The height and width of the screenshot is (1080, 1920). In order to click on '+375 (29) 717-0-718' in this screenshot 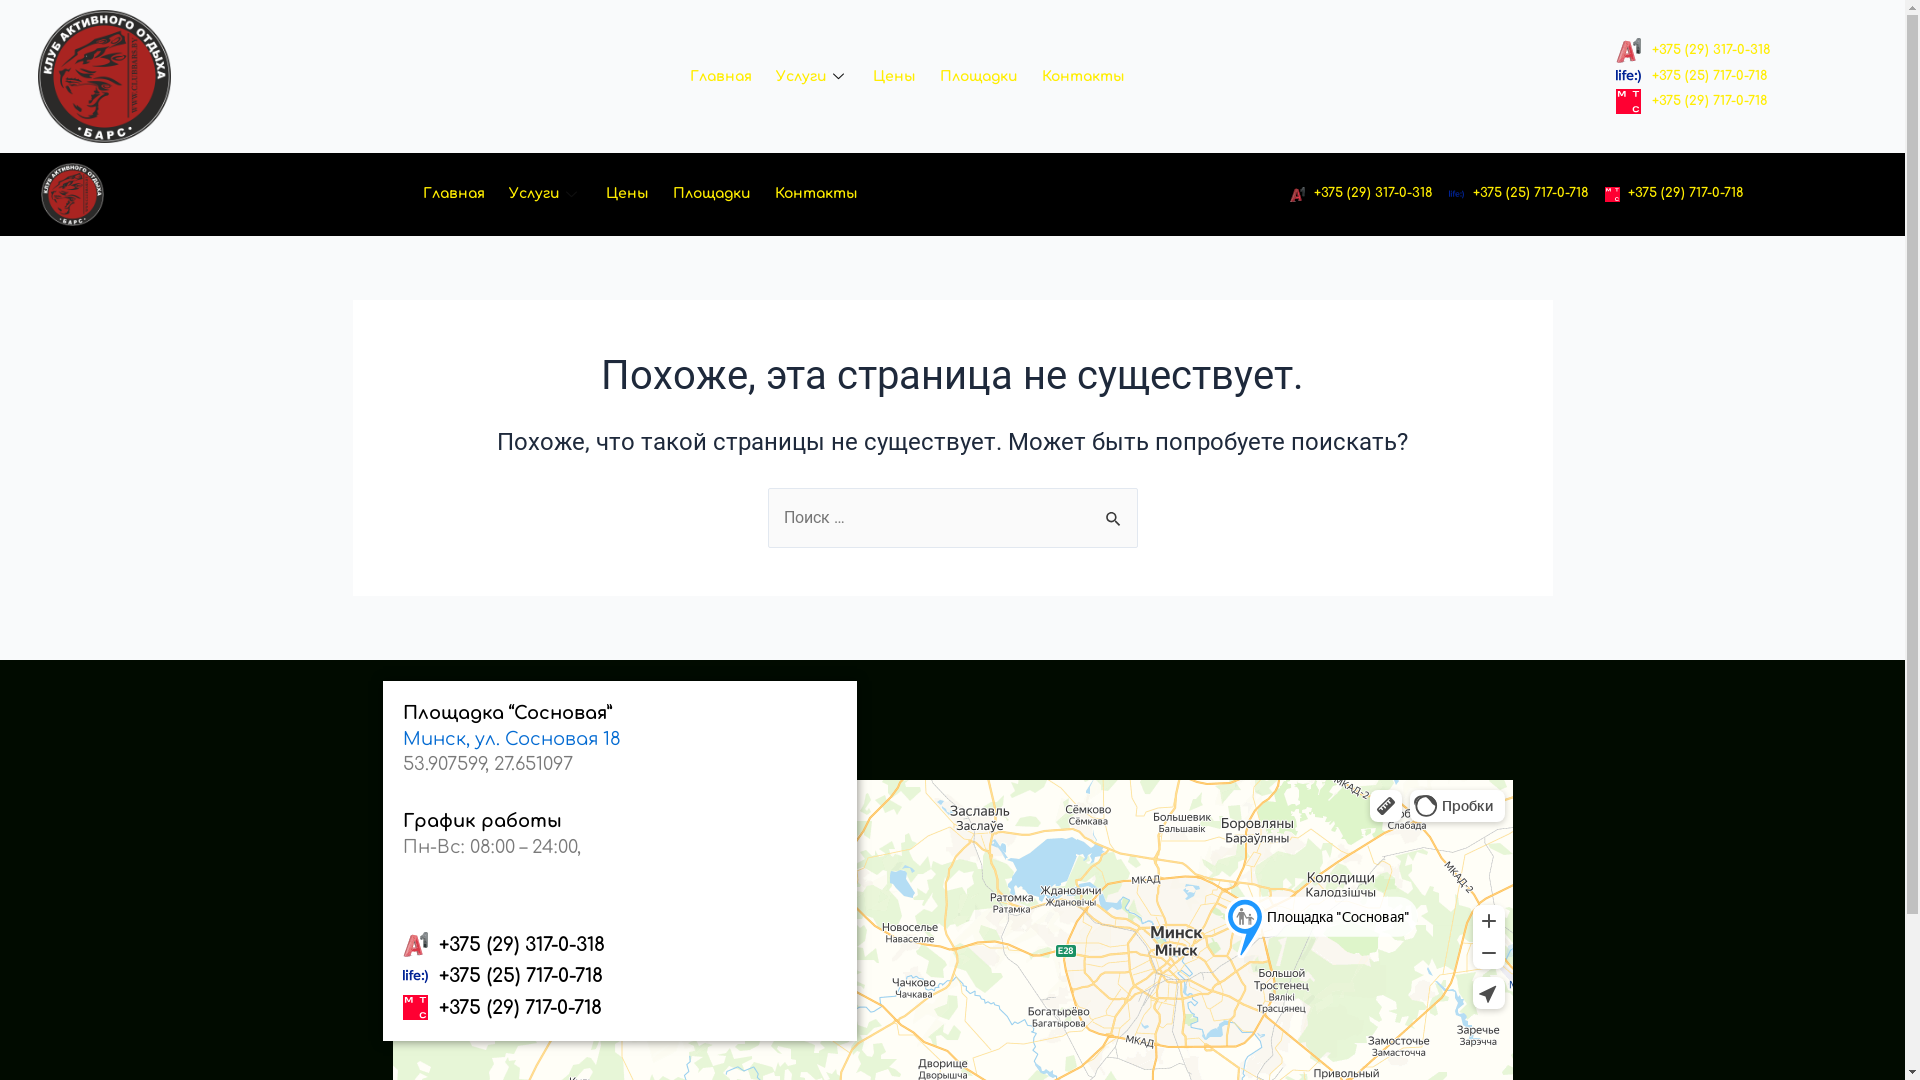, I will do `click(1690, 101)`.